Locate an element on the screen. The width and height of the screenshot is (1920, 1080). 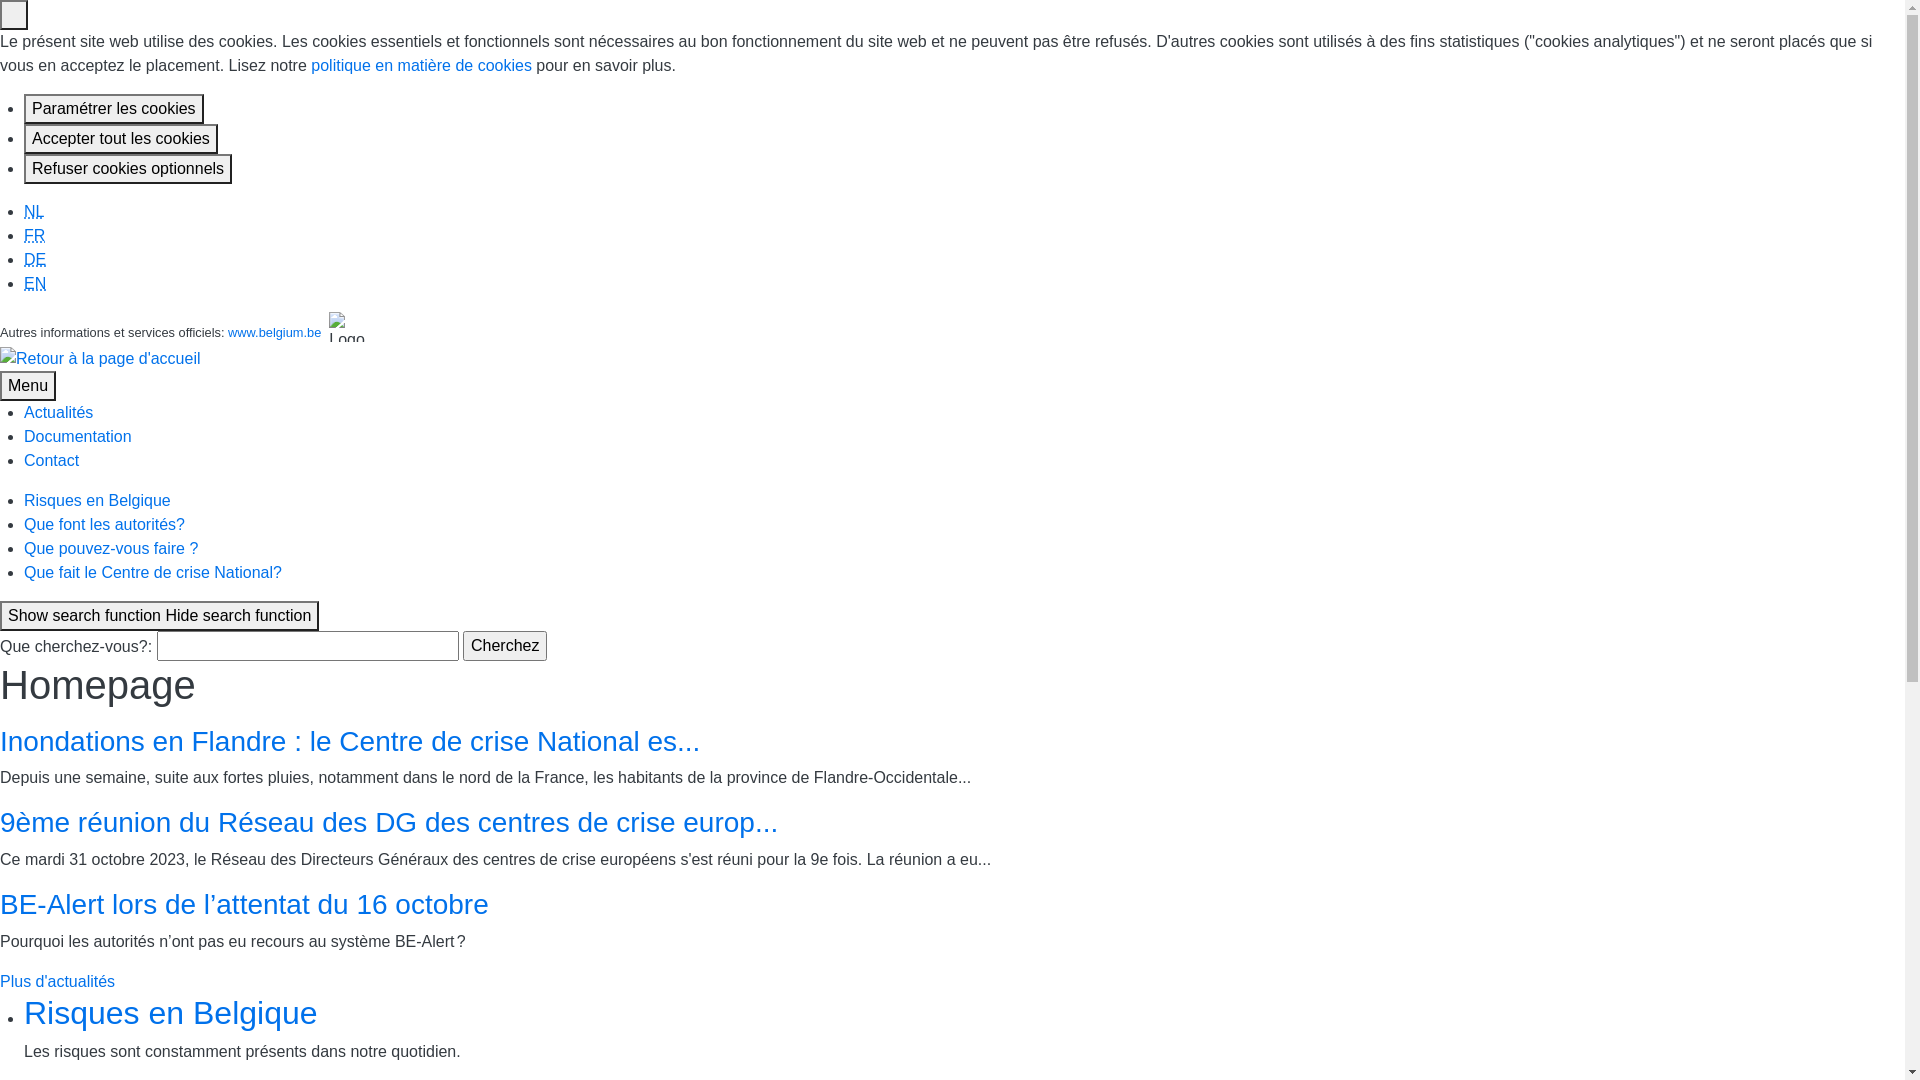
'www.belgium.be' is located at coordinates (273, 331).